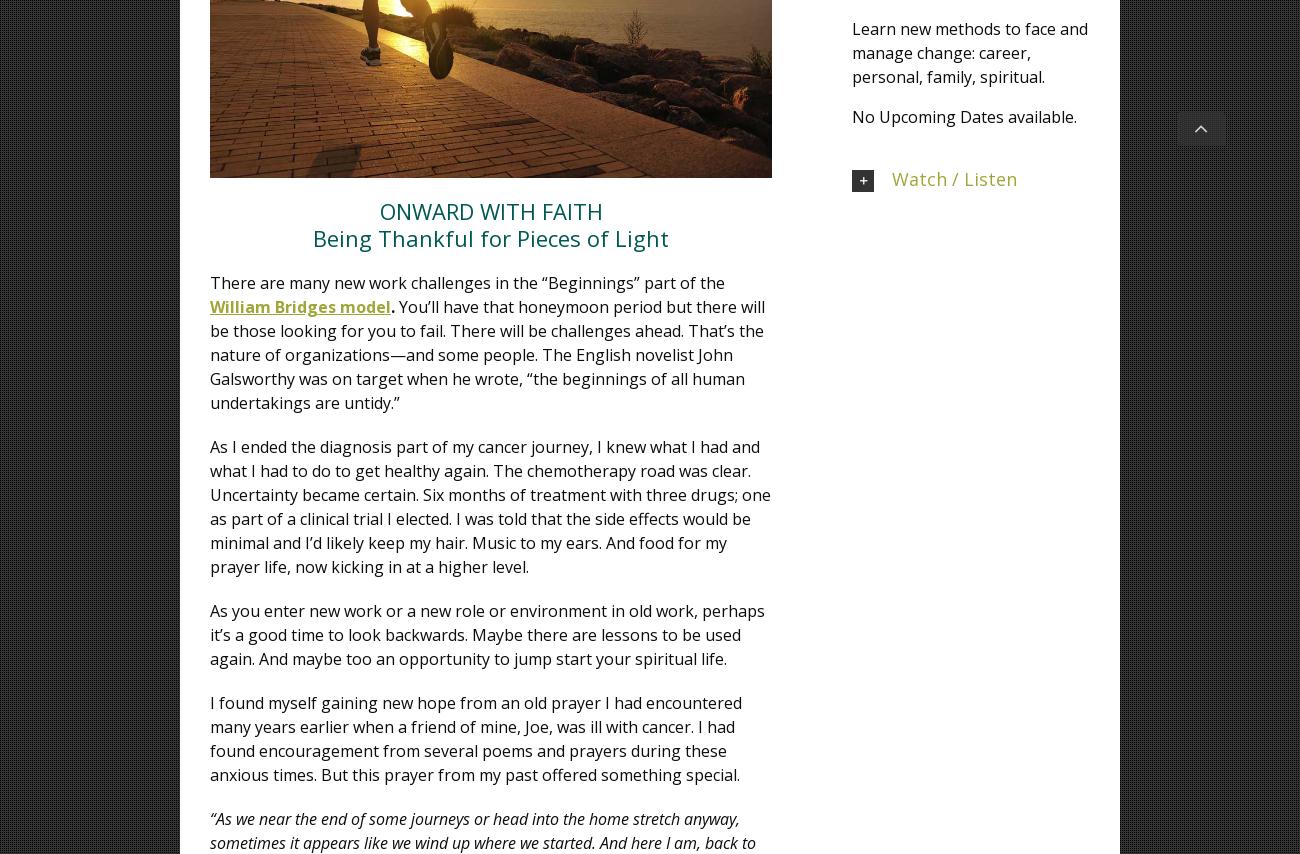 Image resolution: width=1300 pixels, height=854 pixels. Describe the element at coordinates (964, 116) in the screenshot. I see `'No Upcoming Dates available.'` at that location.